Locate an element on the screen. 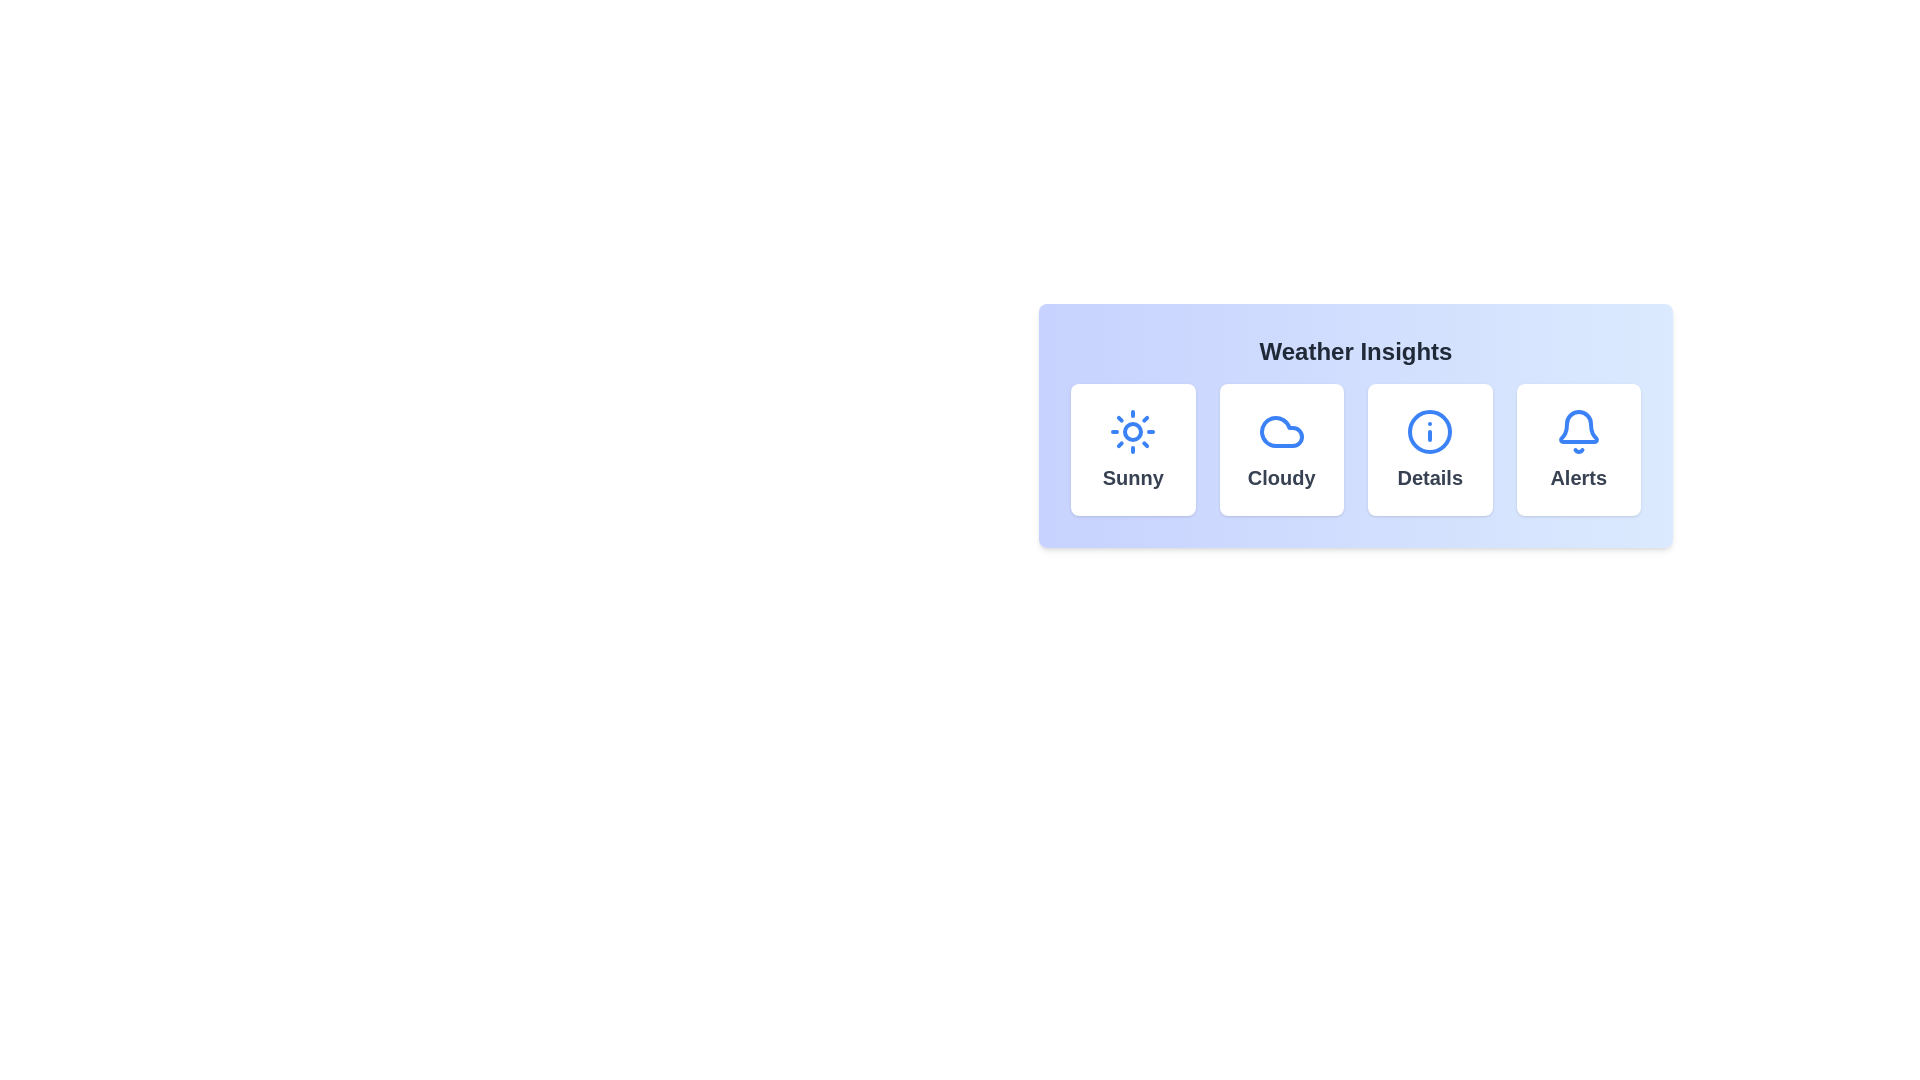 This screenshot has height=1080, width=1920. the bell icon labeled 'Alerts' in the top-right portion of the 'Weather Insights' interface is located at coordinates (1577, 426).